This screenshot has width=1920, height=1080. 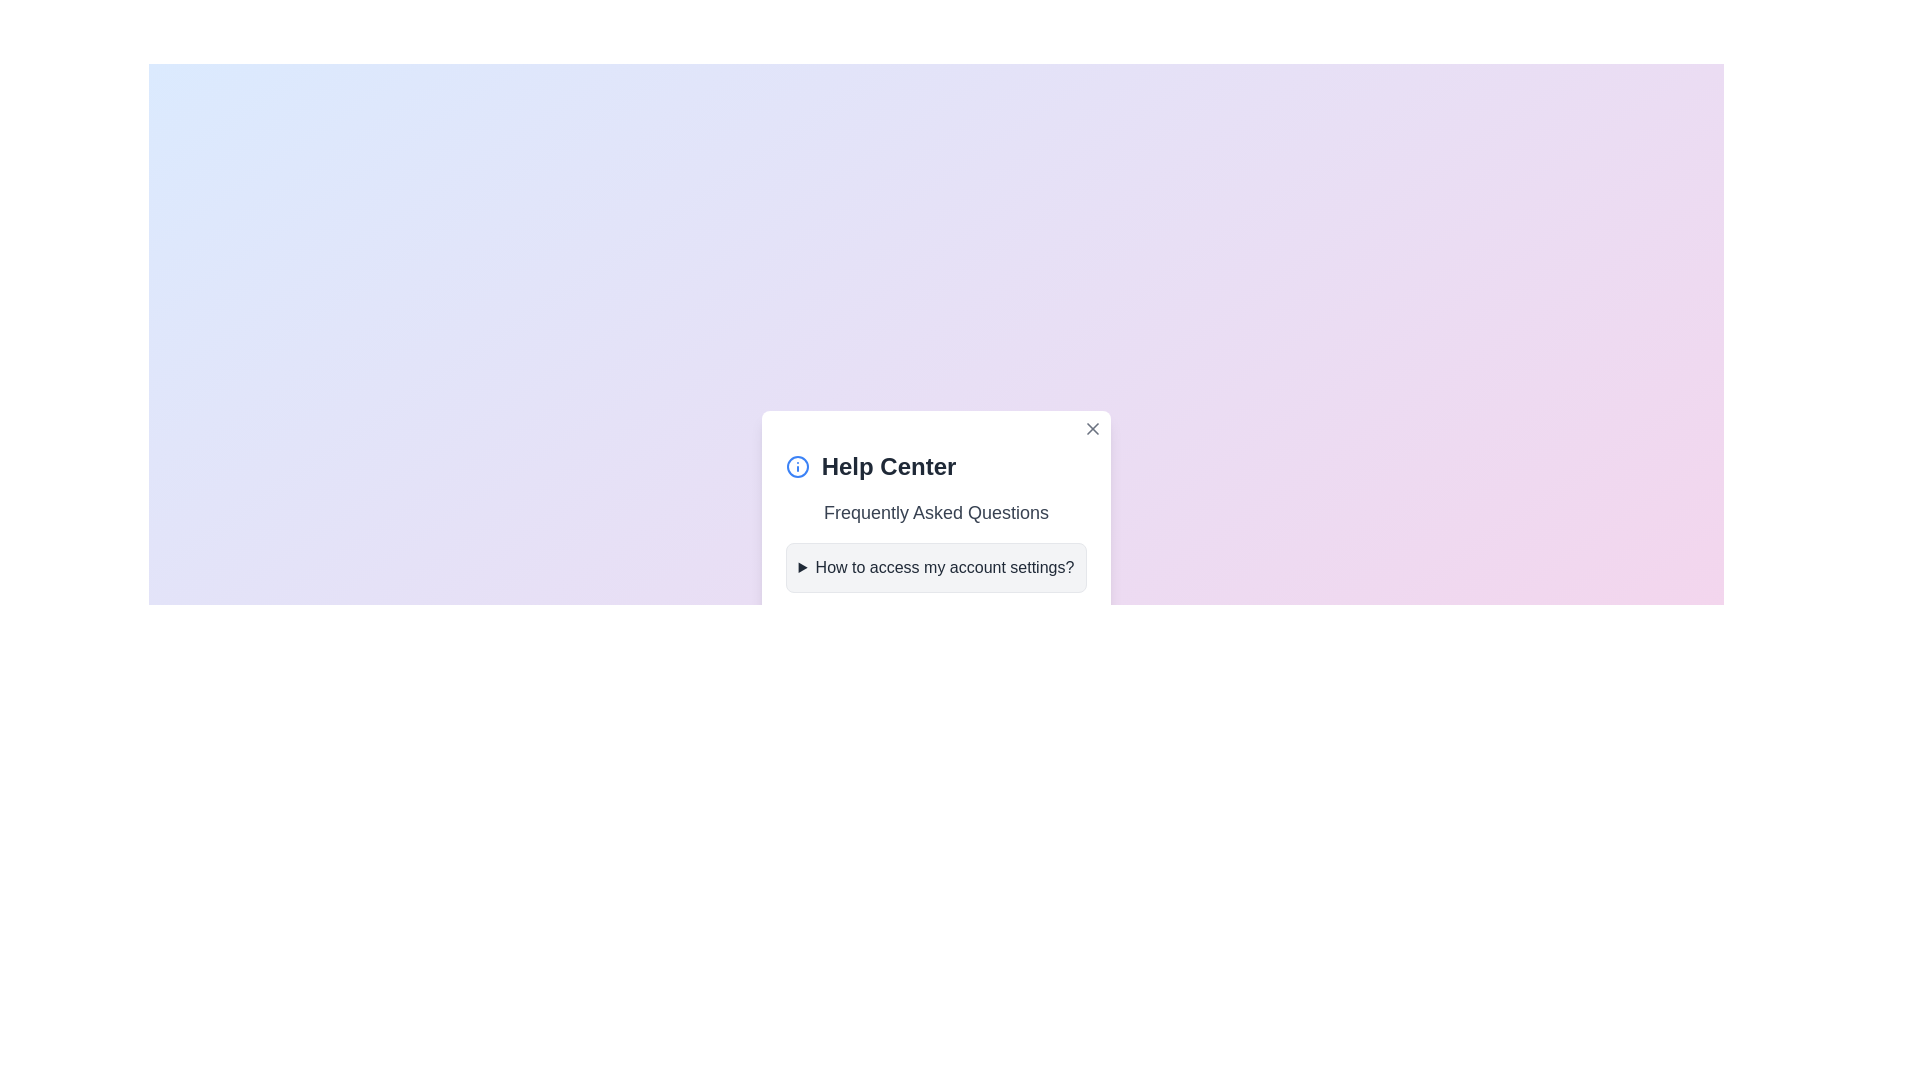 What do you see at coordinates (796, 466) in the screenshot?
I see `the circular blue information icon located on the left side of the 'Help Center' section within the modal window, adjacent to the title text 'Help Center'` at bounding box center [796, 466].